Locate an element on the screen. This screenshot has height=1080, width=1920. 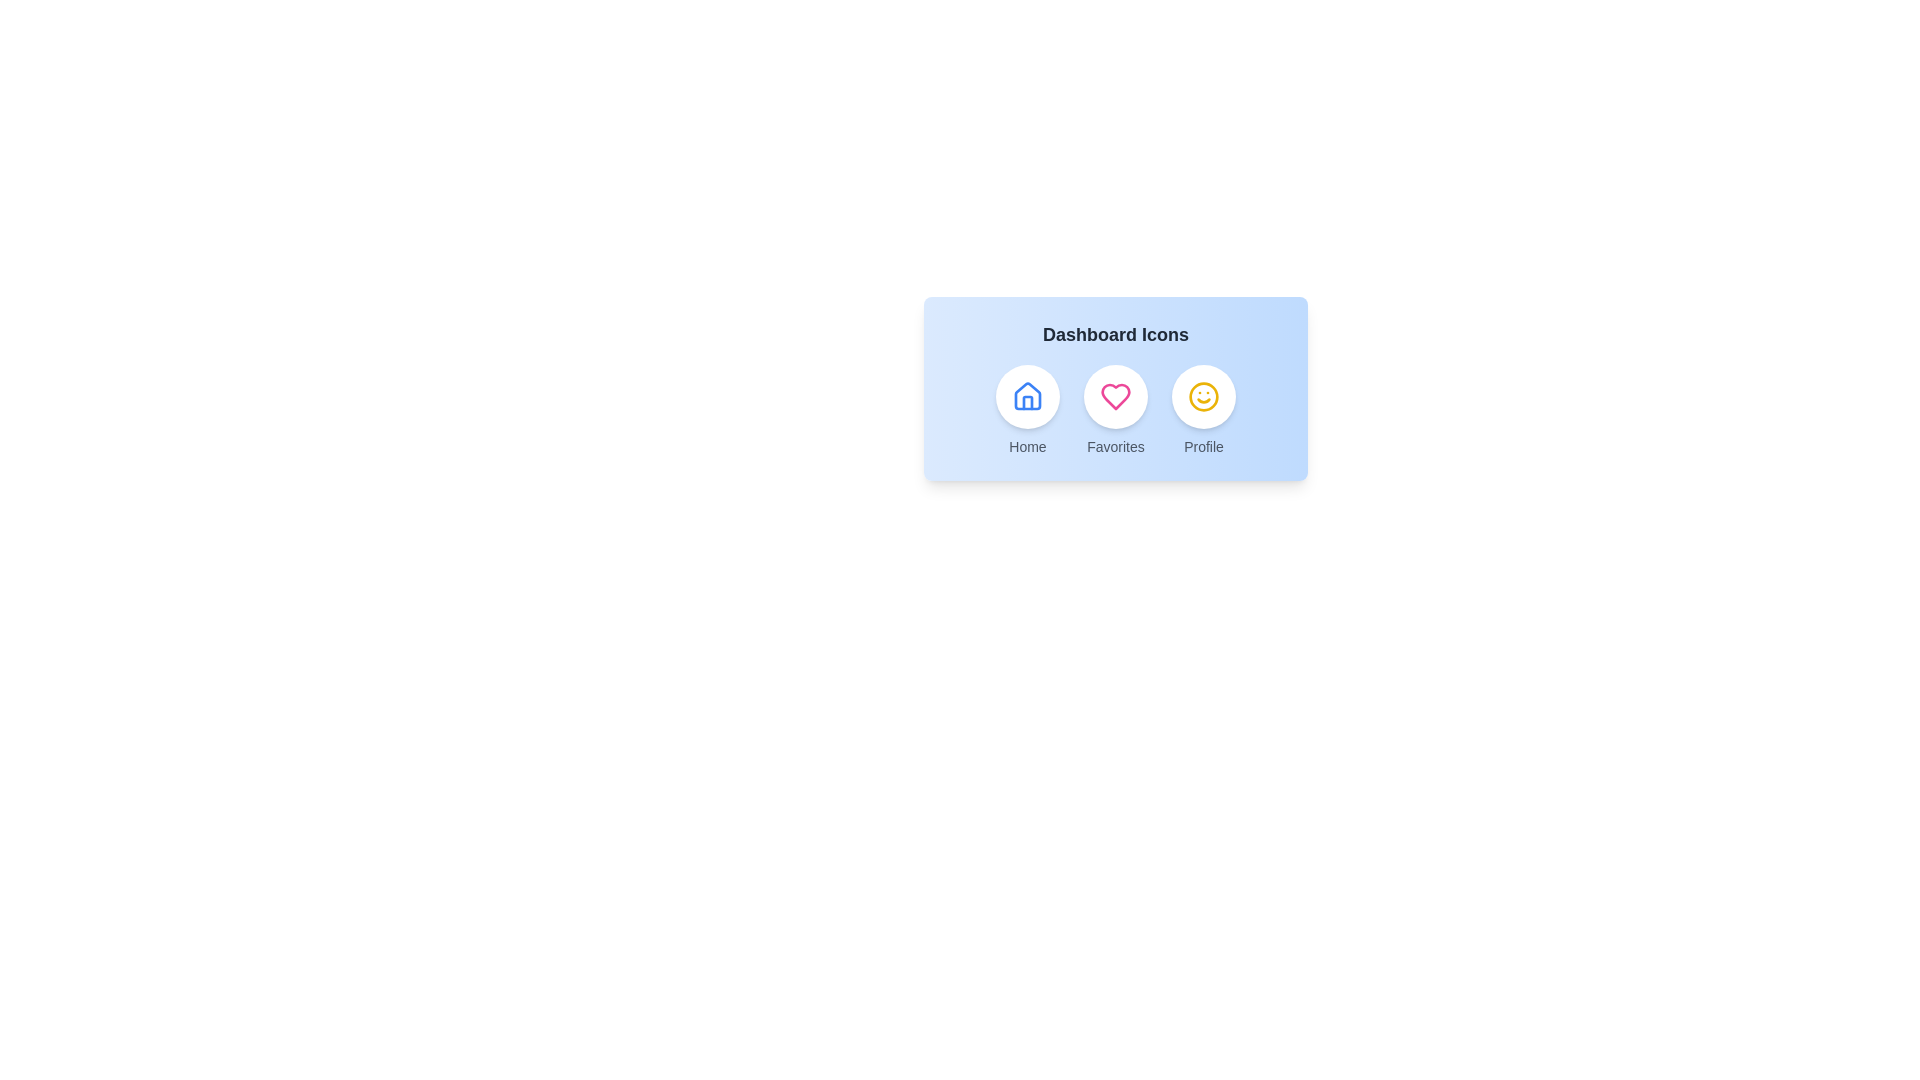
the Favorites button, which features a pink heart icon on a white circular background and is labeled with the text 'Favorites' in gray is located at coordinates (1115, 410).